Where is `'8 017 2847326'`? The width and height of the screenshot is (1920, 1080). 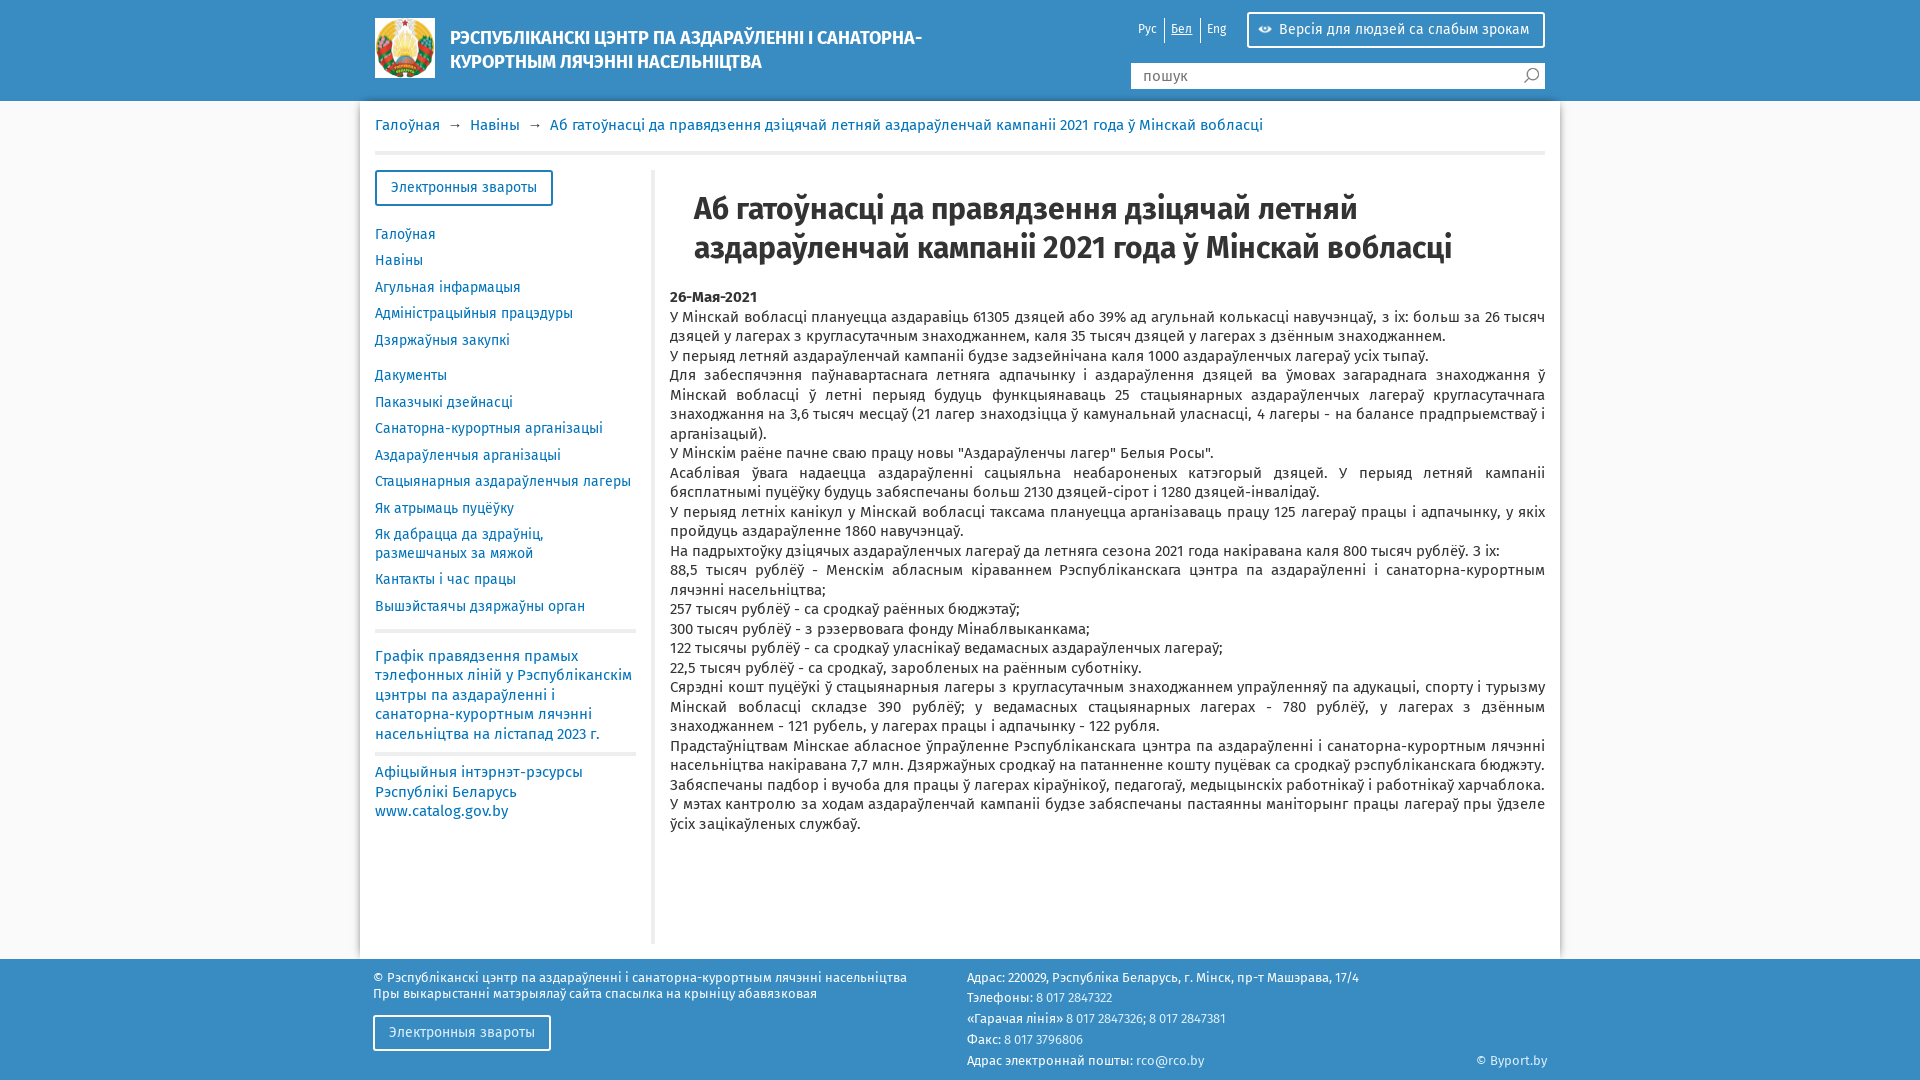
'8 017 2847326' is located at coordinates (1103, 1018).